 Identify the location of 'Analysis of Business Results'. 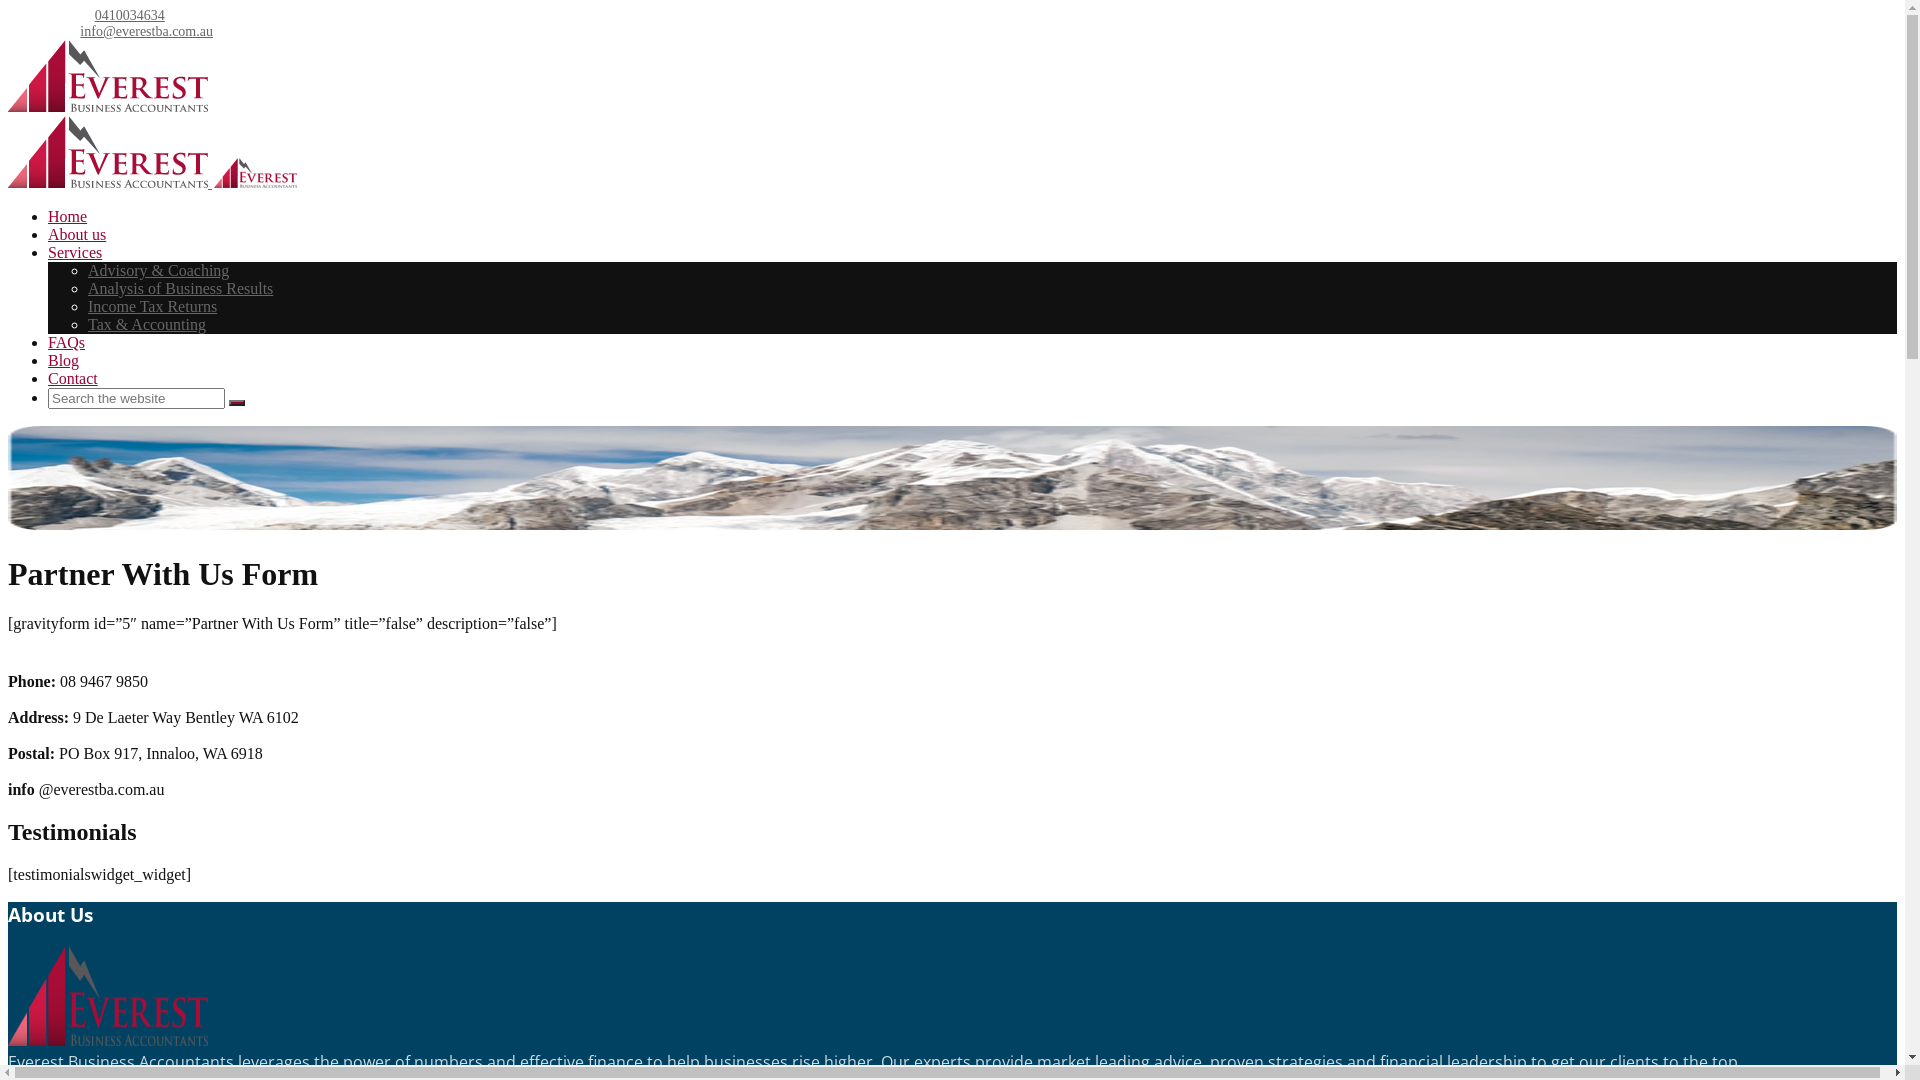
(180, 288).